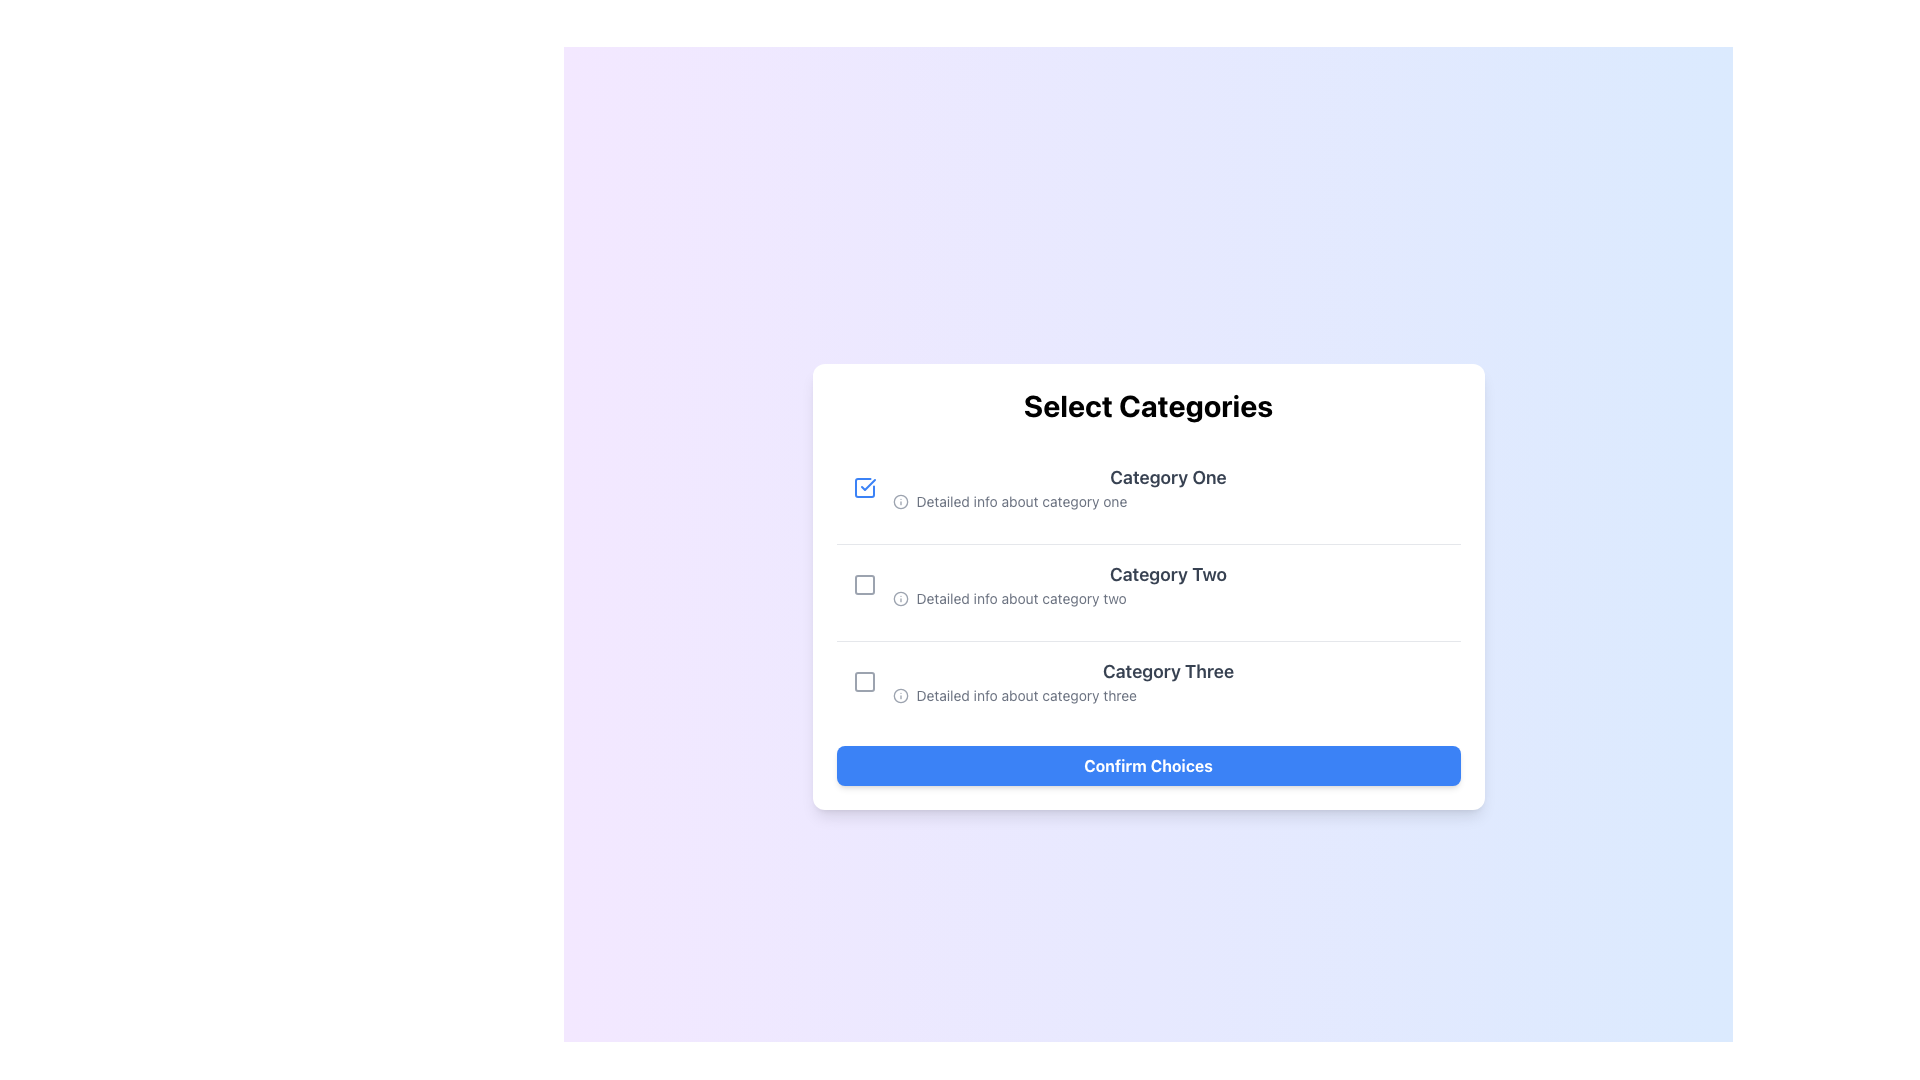 The image size is (1920, 1080). What do you see at coordinates (899, 694) in the screenshot?
I see `the information icon located in front of the text 'Detailed info about category three' within the 'Category Three' section by moving the cursor to its center point` at bounding box center [899, 694].